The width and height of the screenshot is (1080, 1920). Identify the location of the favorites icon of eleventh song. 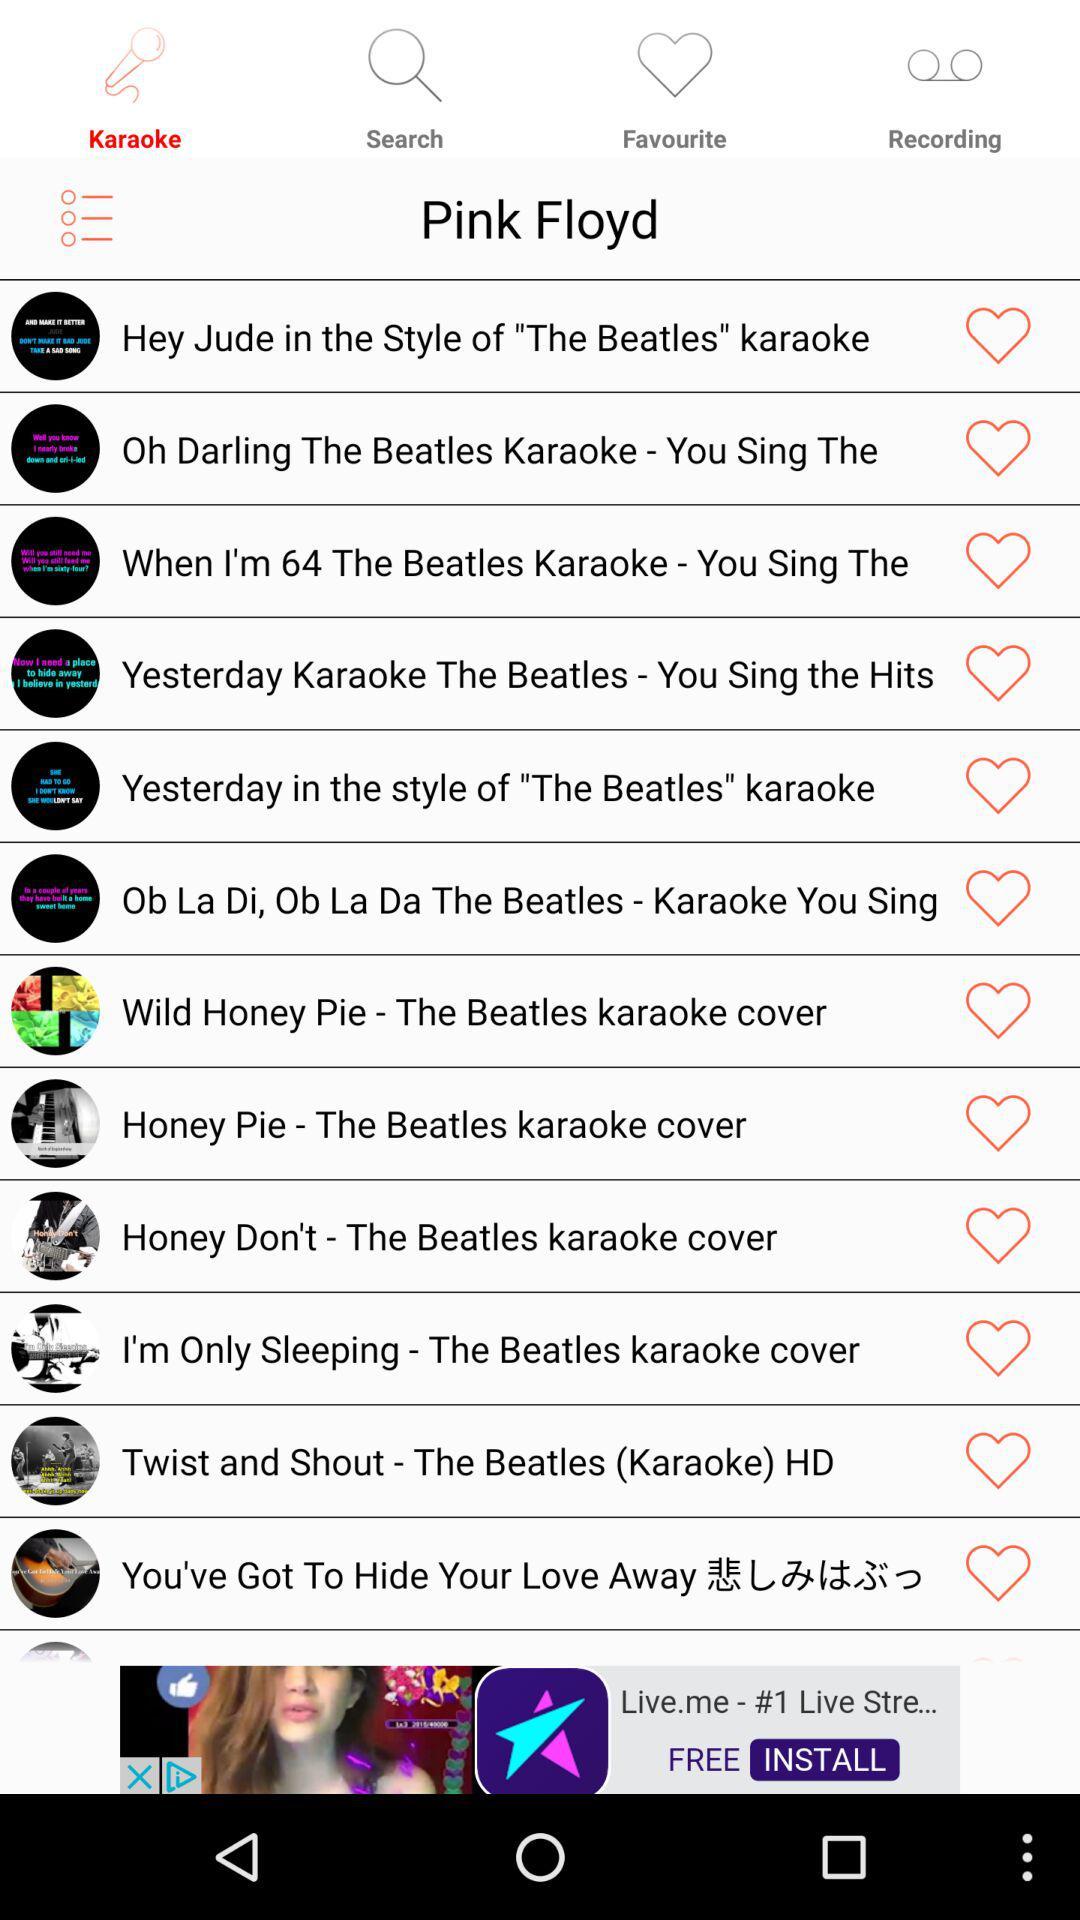
(998, 1460).